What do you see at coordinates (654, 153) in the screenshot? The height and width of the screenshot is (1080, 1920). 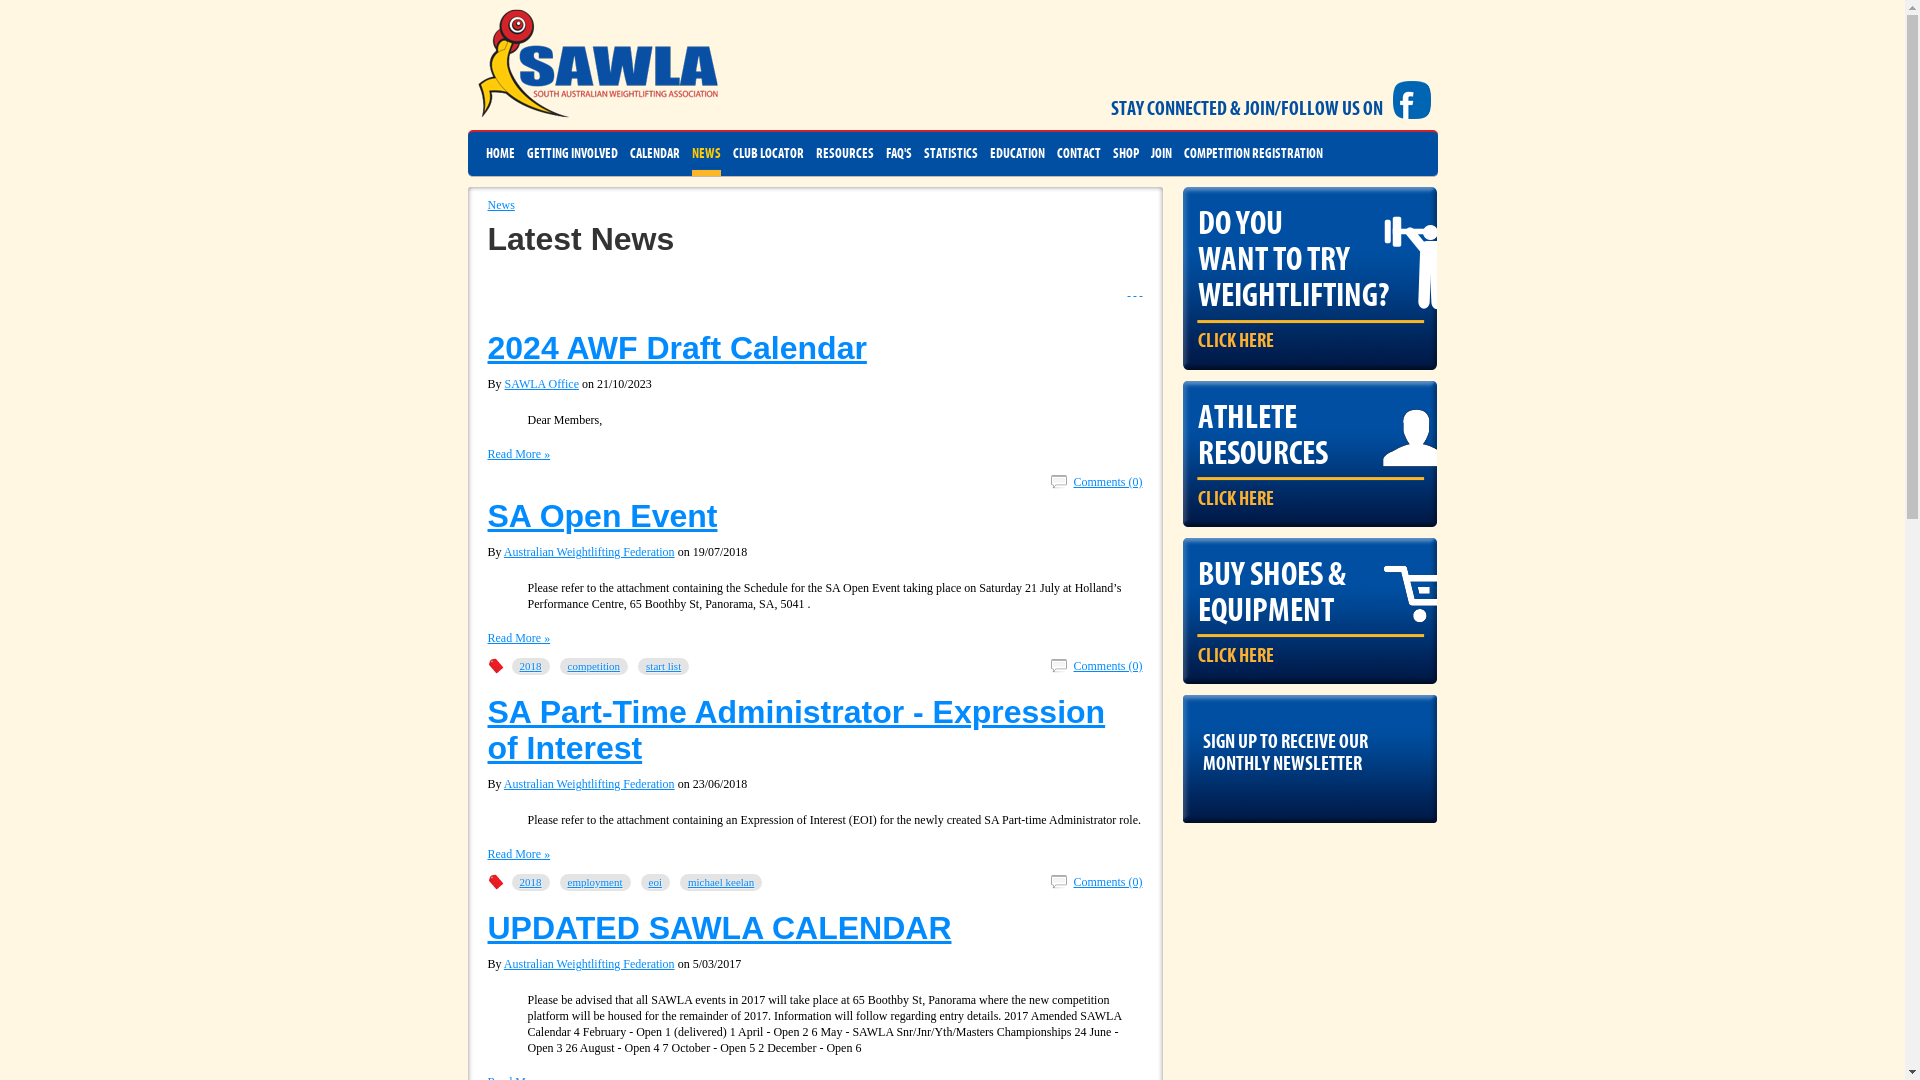 I see `'CALENDAR'` at bounding box center [654, 153].